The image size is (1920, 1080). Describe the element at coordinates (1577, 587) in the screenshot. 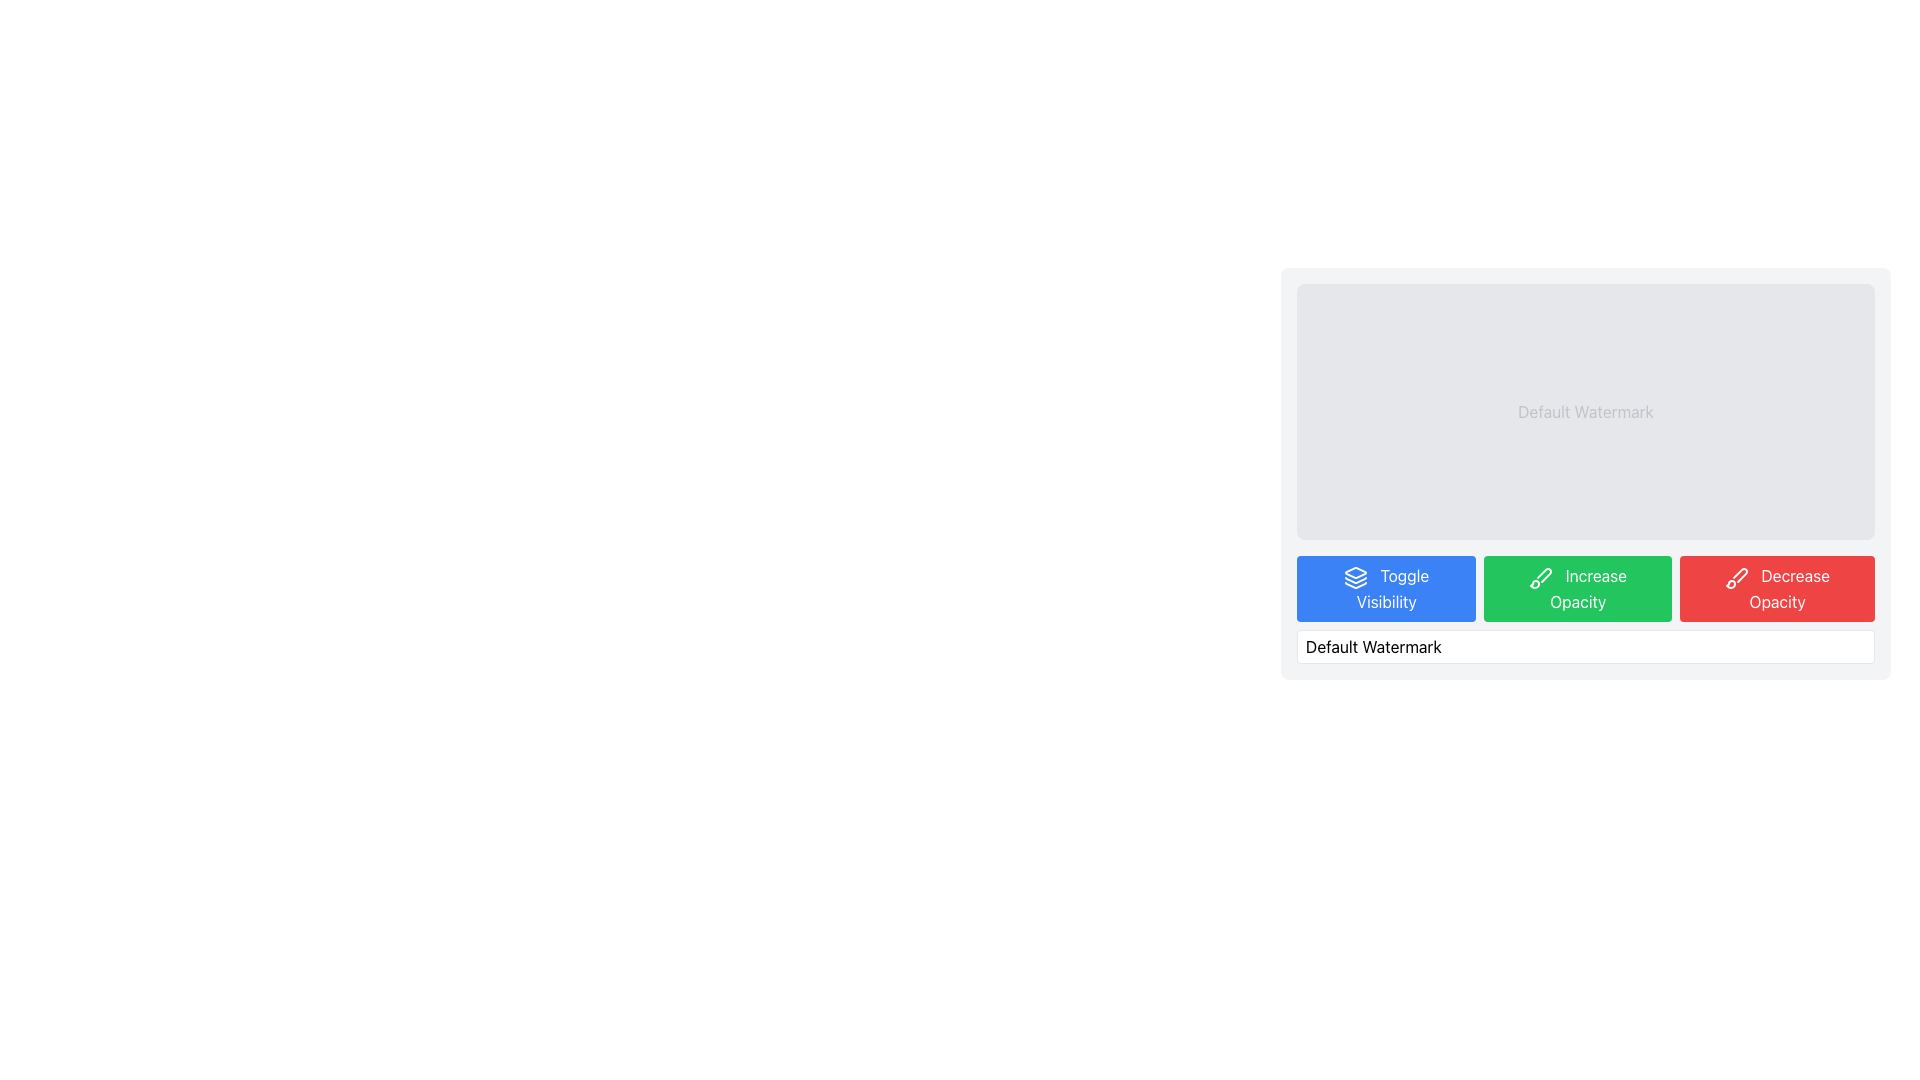

I see `the green 'Increase Opacity' button with rounded corners and a brush icon` at that location.